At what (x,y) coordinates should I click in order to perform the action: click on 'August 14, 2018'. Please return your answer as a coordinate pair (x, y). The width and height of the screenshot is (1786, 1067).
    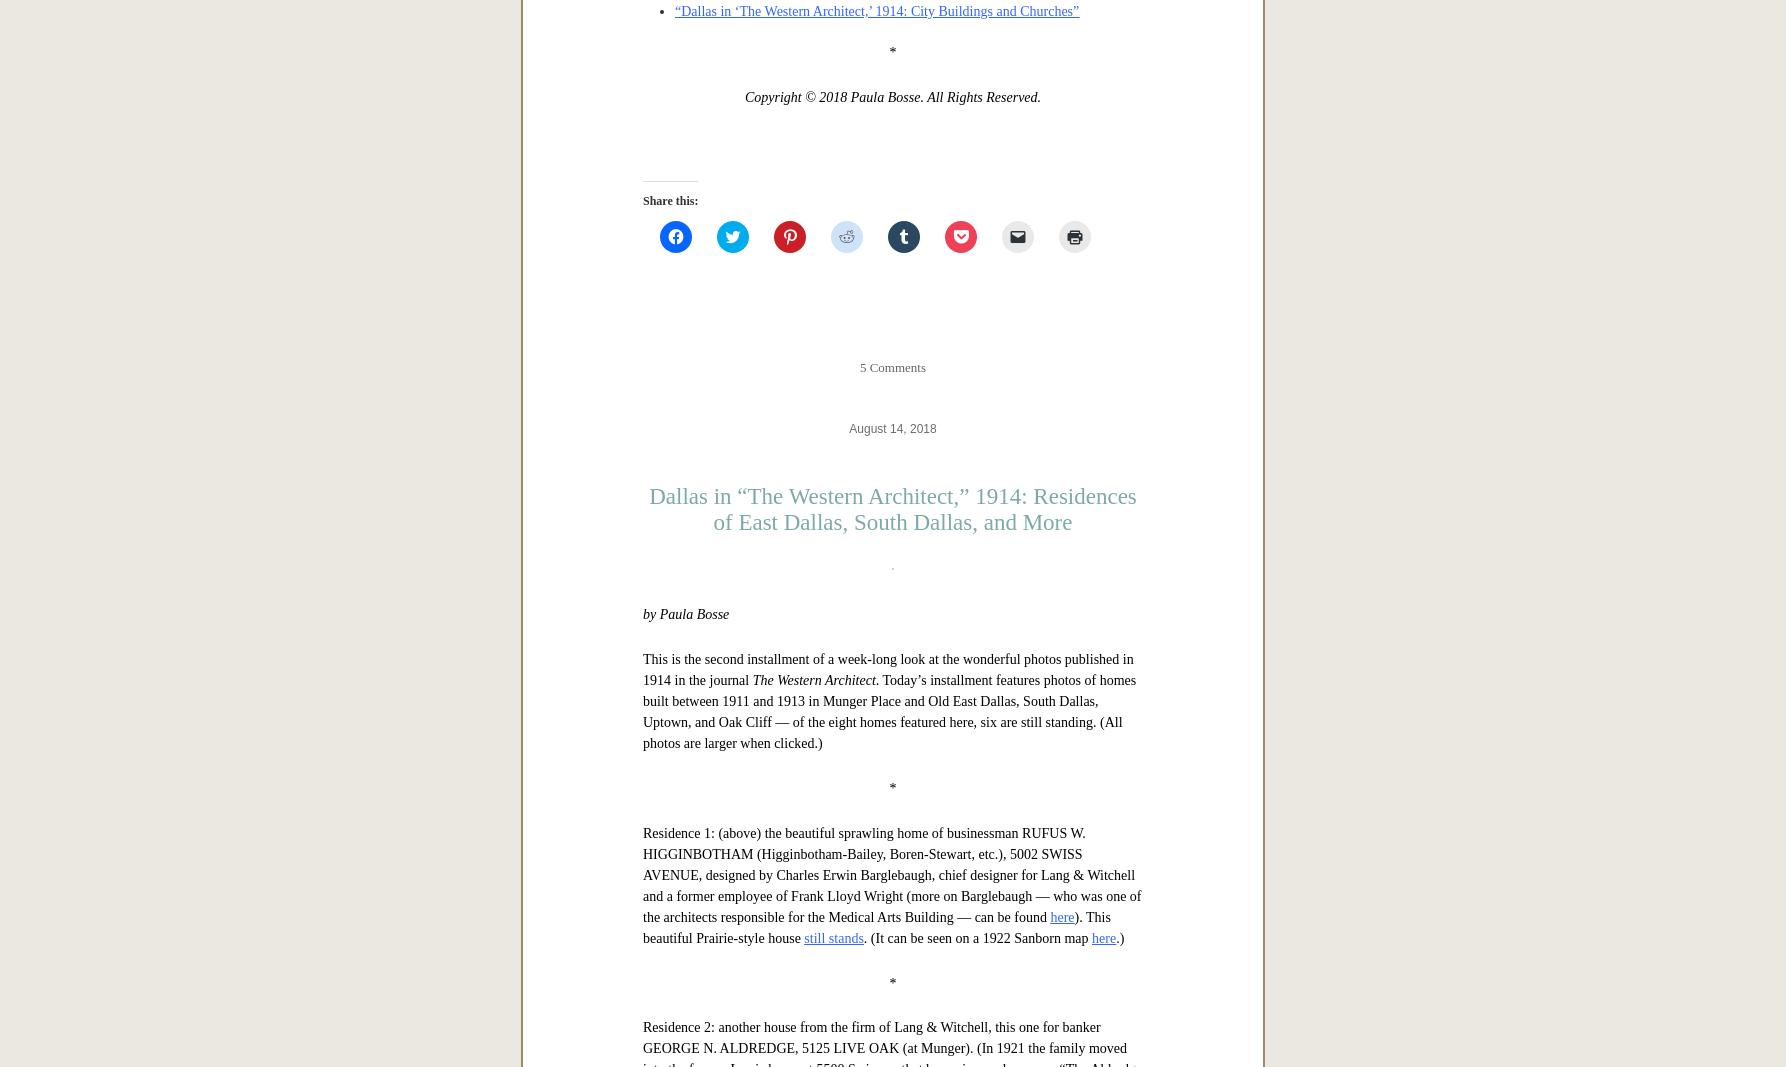
    Looking at the image, I should click on (891, 1056).